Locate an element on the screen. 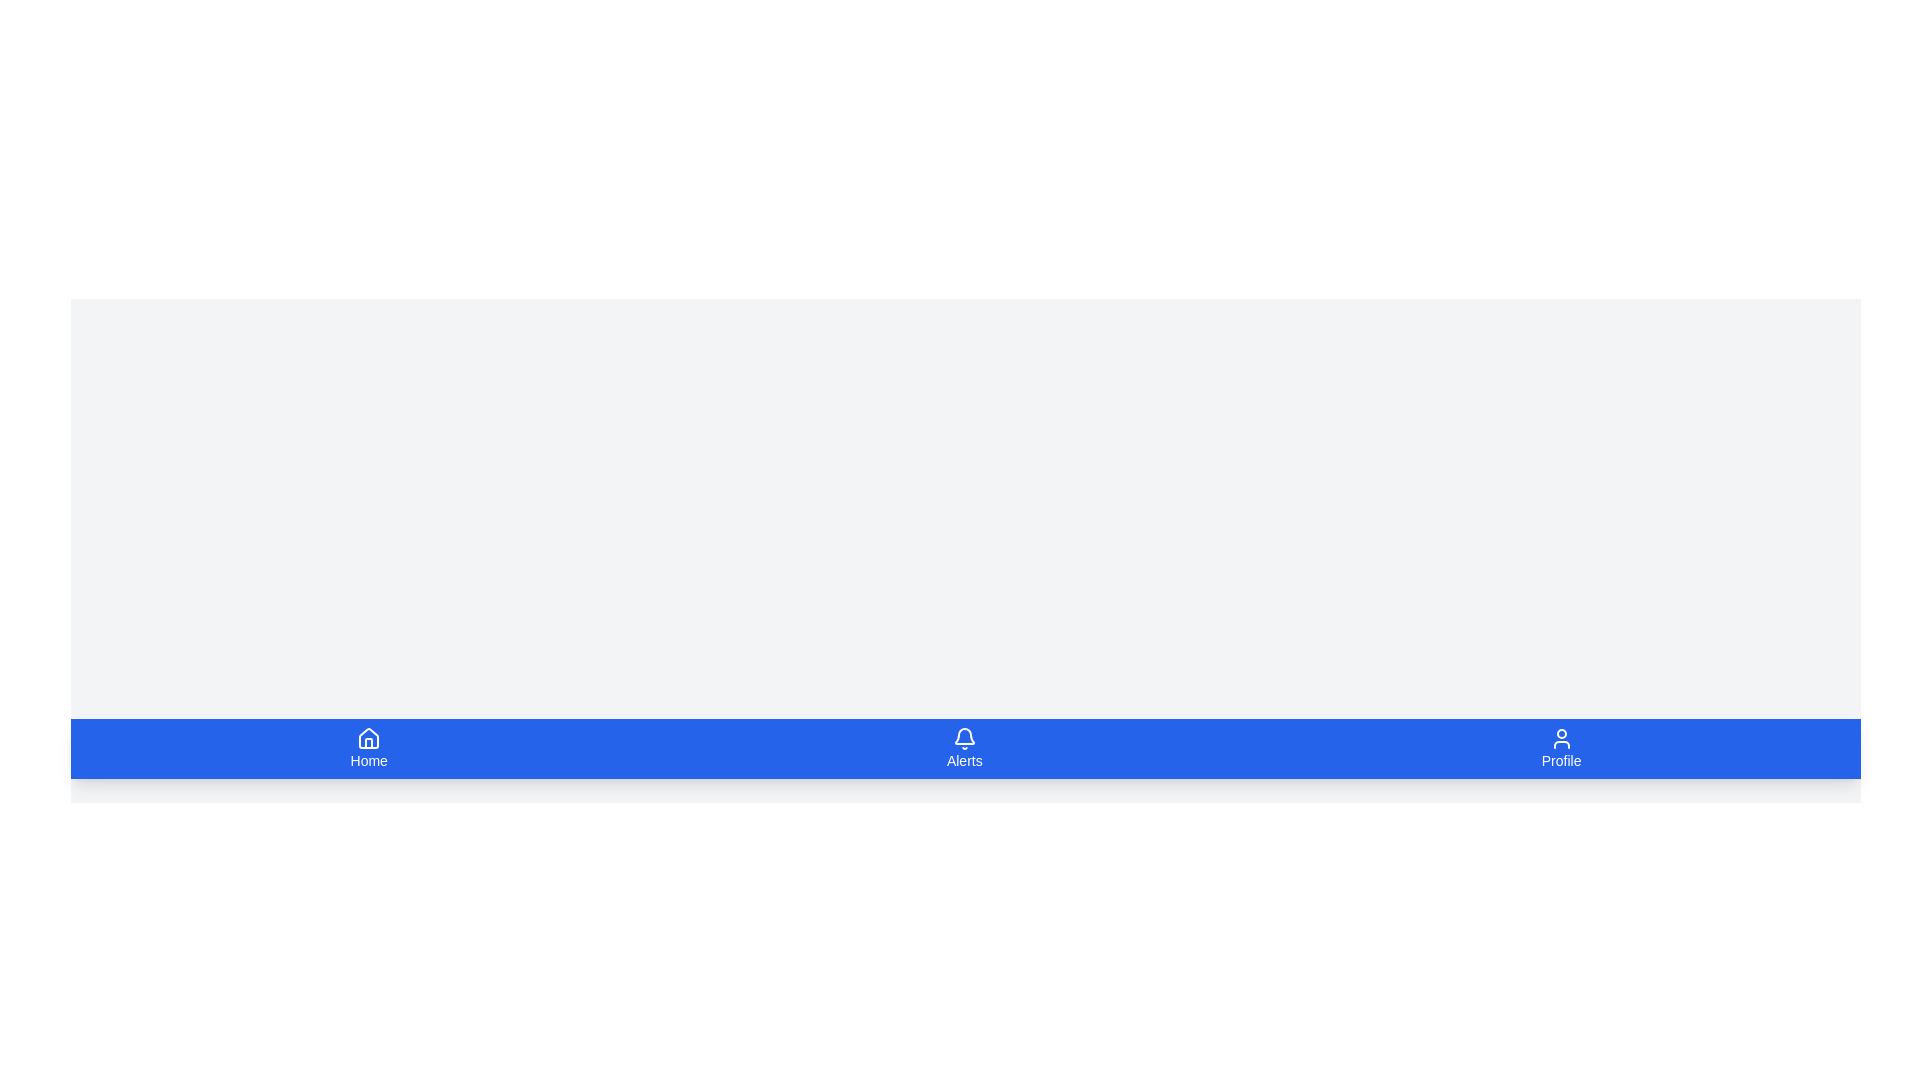 Image resolution: width=1920 pixels, height=1080 pixels. the 'Profile' icon in the navigation bar at the bottom right is located at coordinates (1560, 739).